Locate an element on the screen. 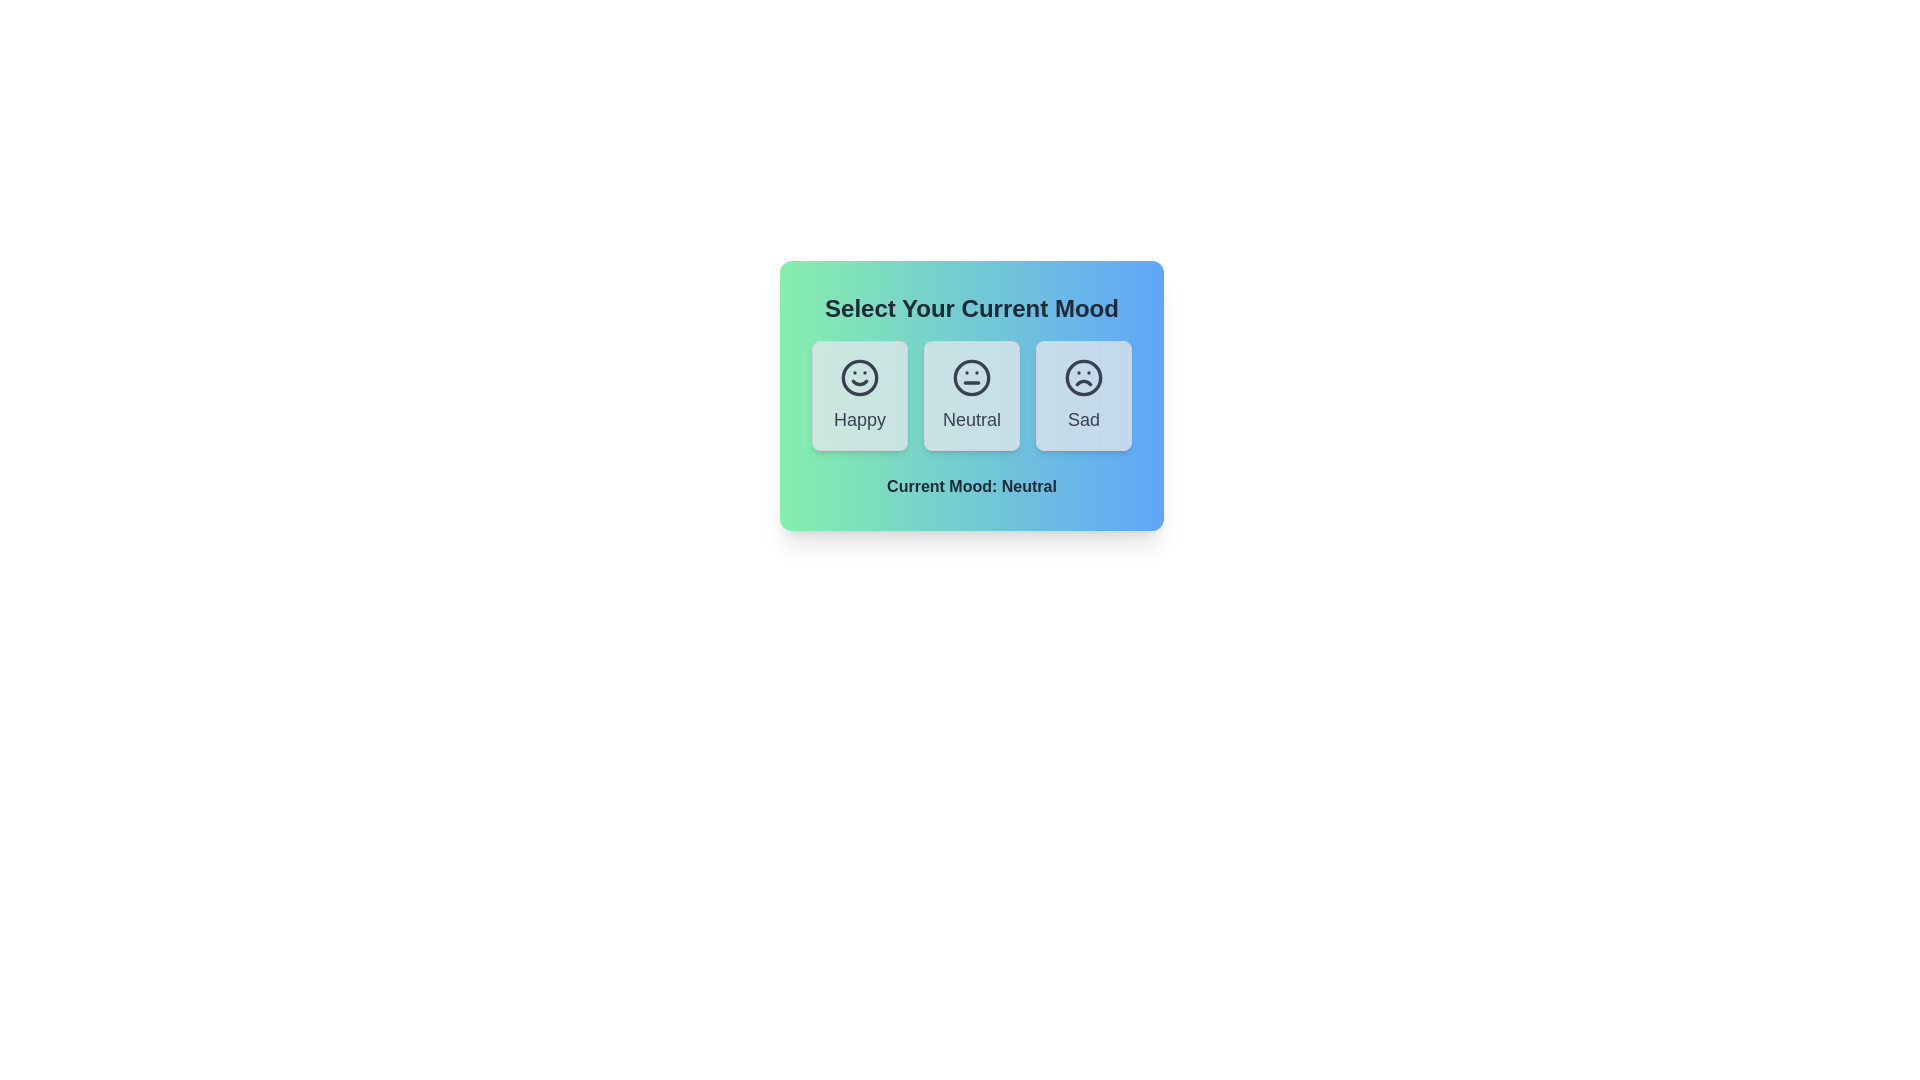  the button corresponding to the mood Neutral is located at coordinates (971, 396).